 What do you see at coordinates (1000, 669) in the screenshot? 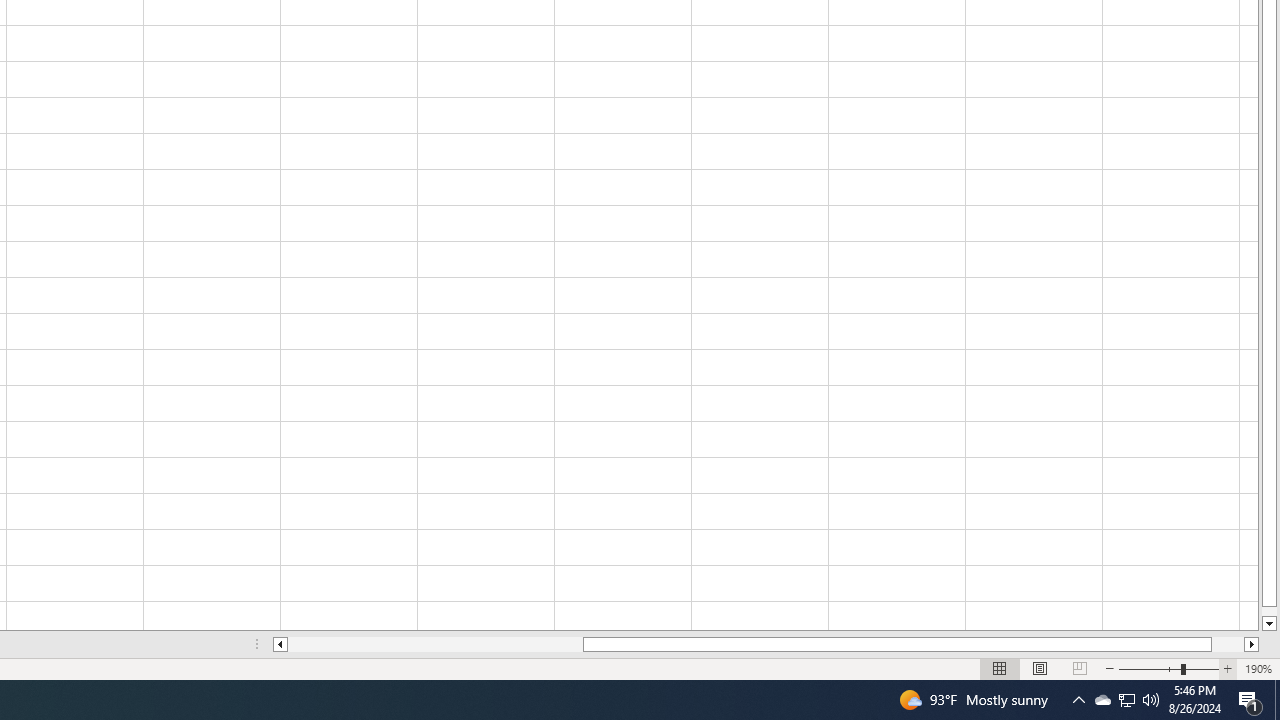
I see `'Normal'` at bounding box center [1000, 669].